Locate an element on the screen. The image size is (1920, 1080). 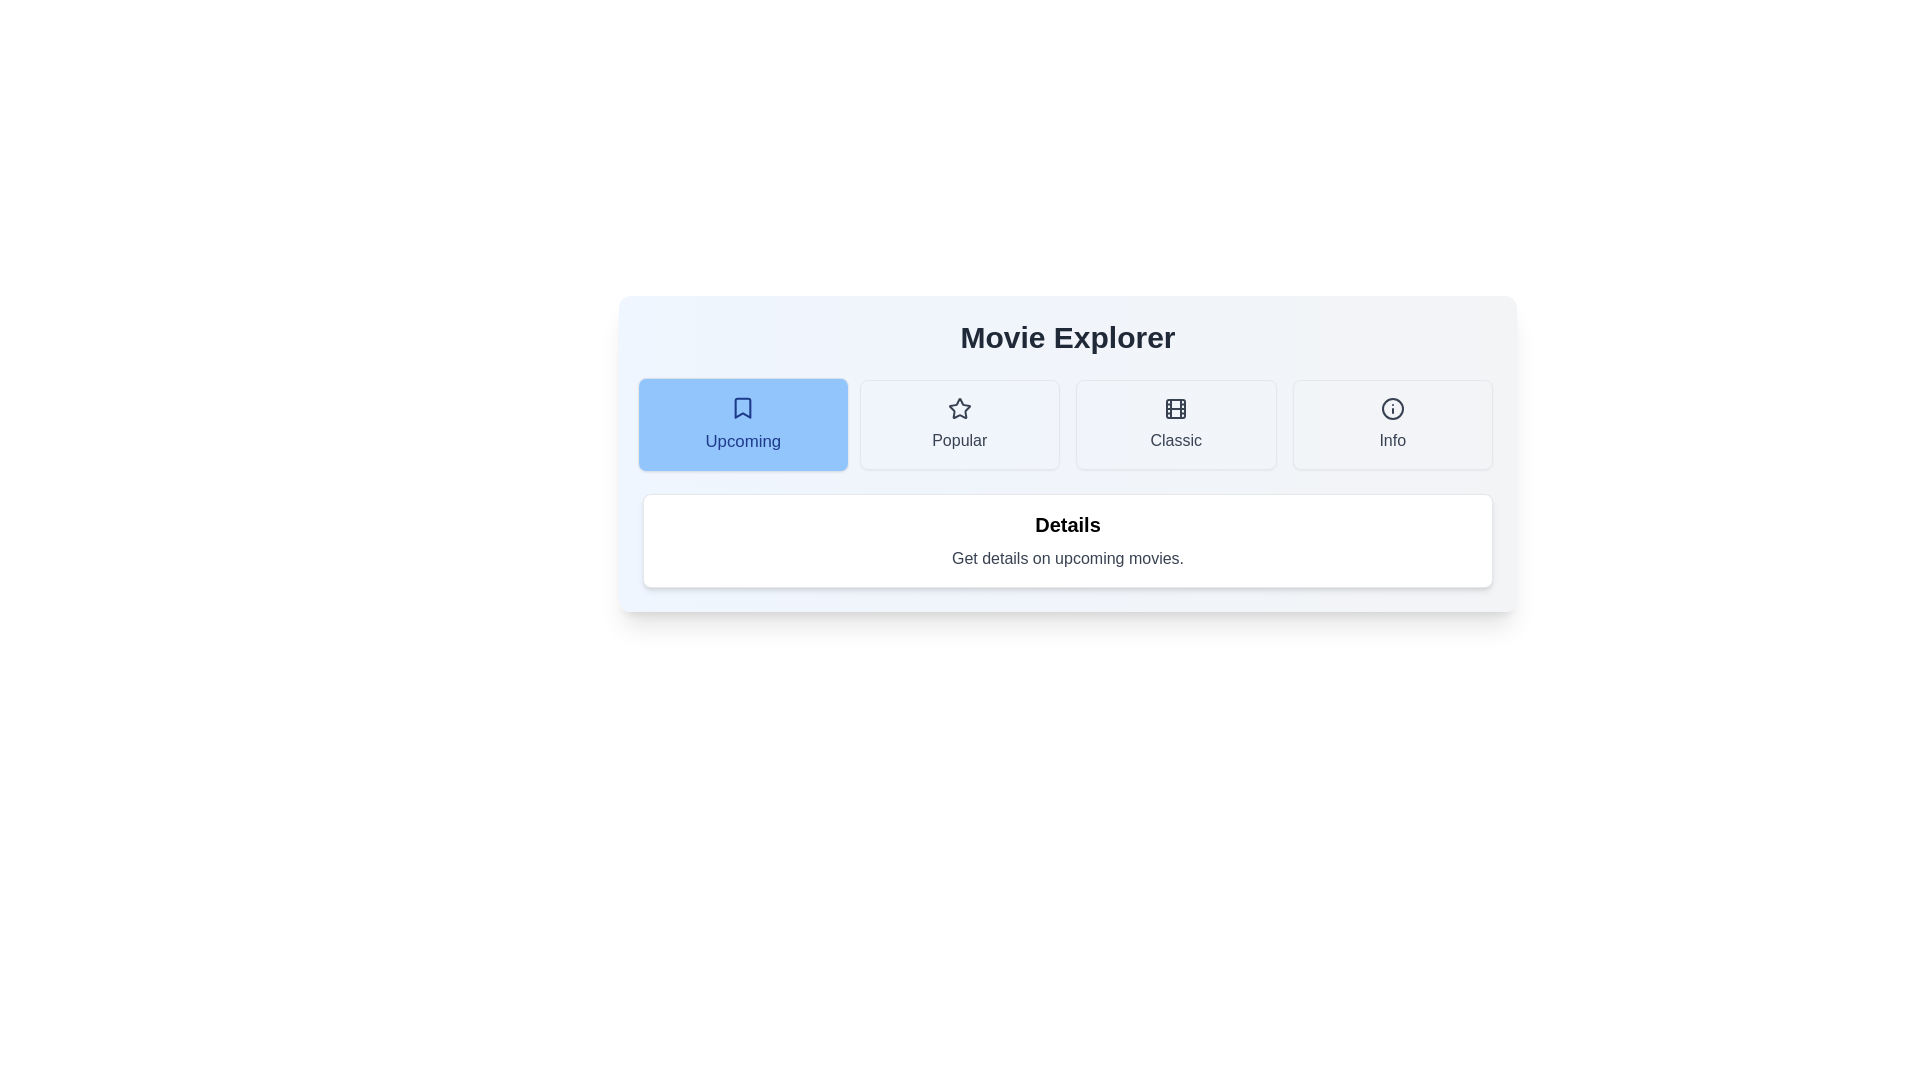
the Decorative component within the 'Classic' film strip icon in the 'Movie Explorer' interface is located at coordinates (1176, 407).